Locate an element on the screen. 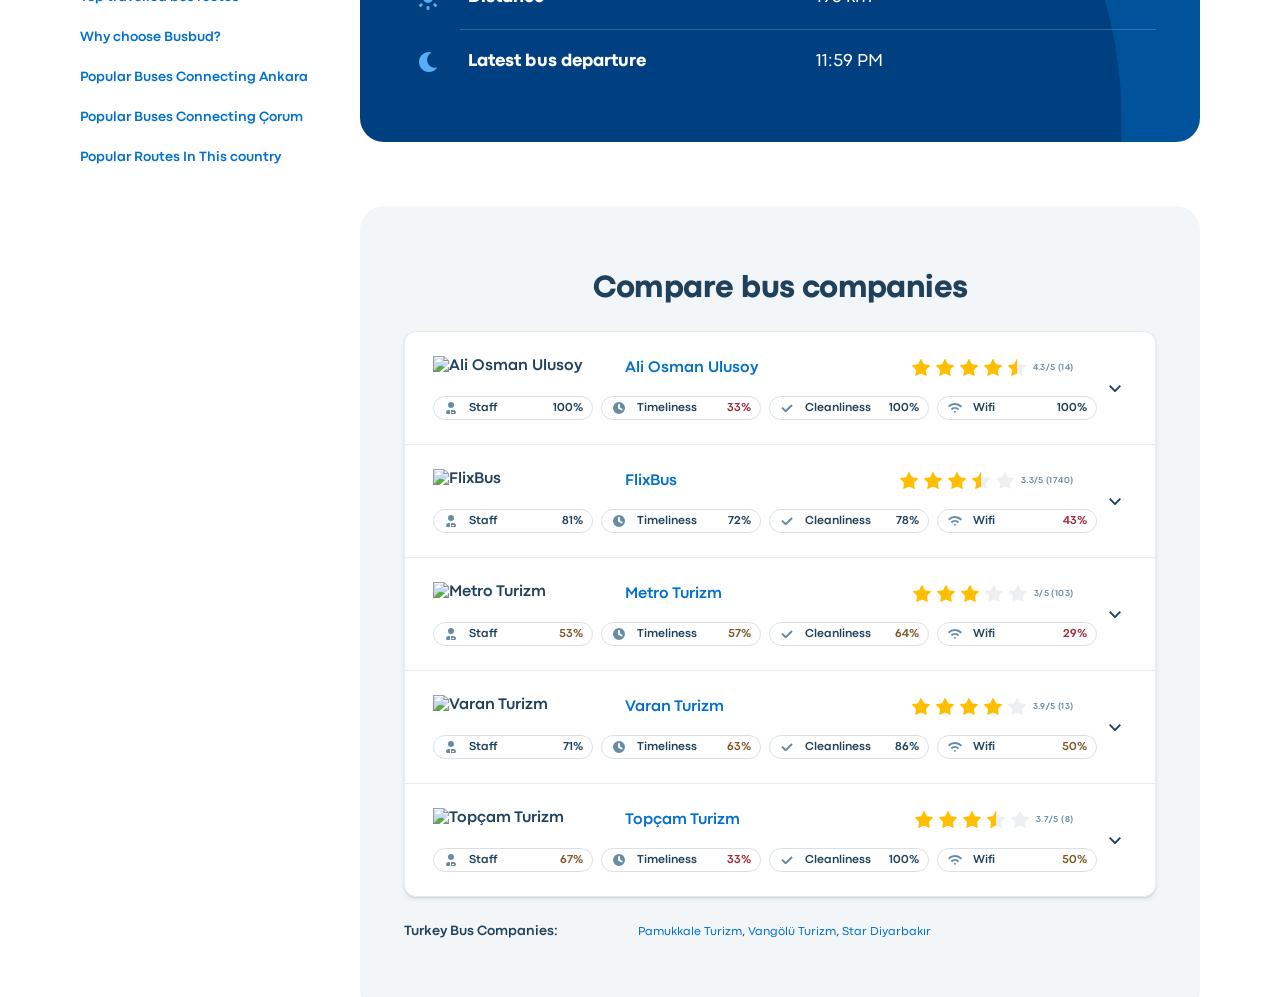 The height and width of the screenshot is (997, 1280). 'Star Diyarbakır' is located at coordinates (884, 930).